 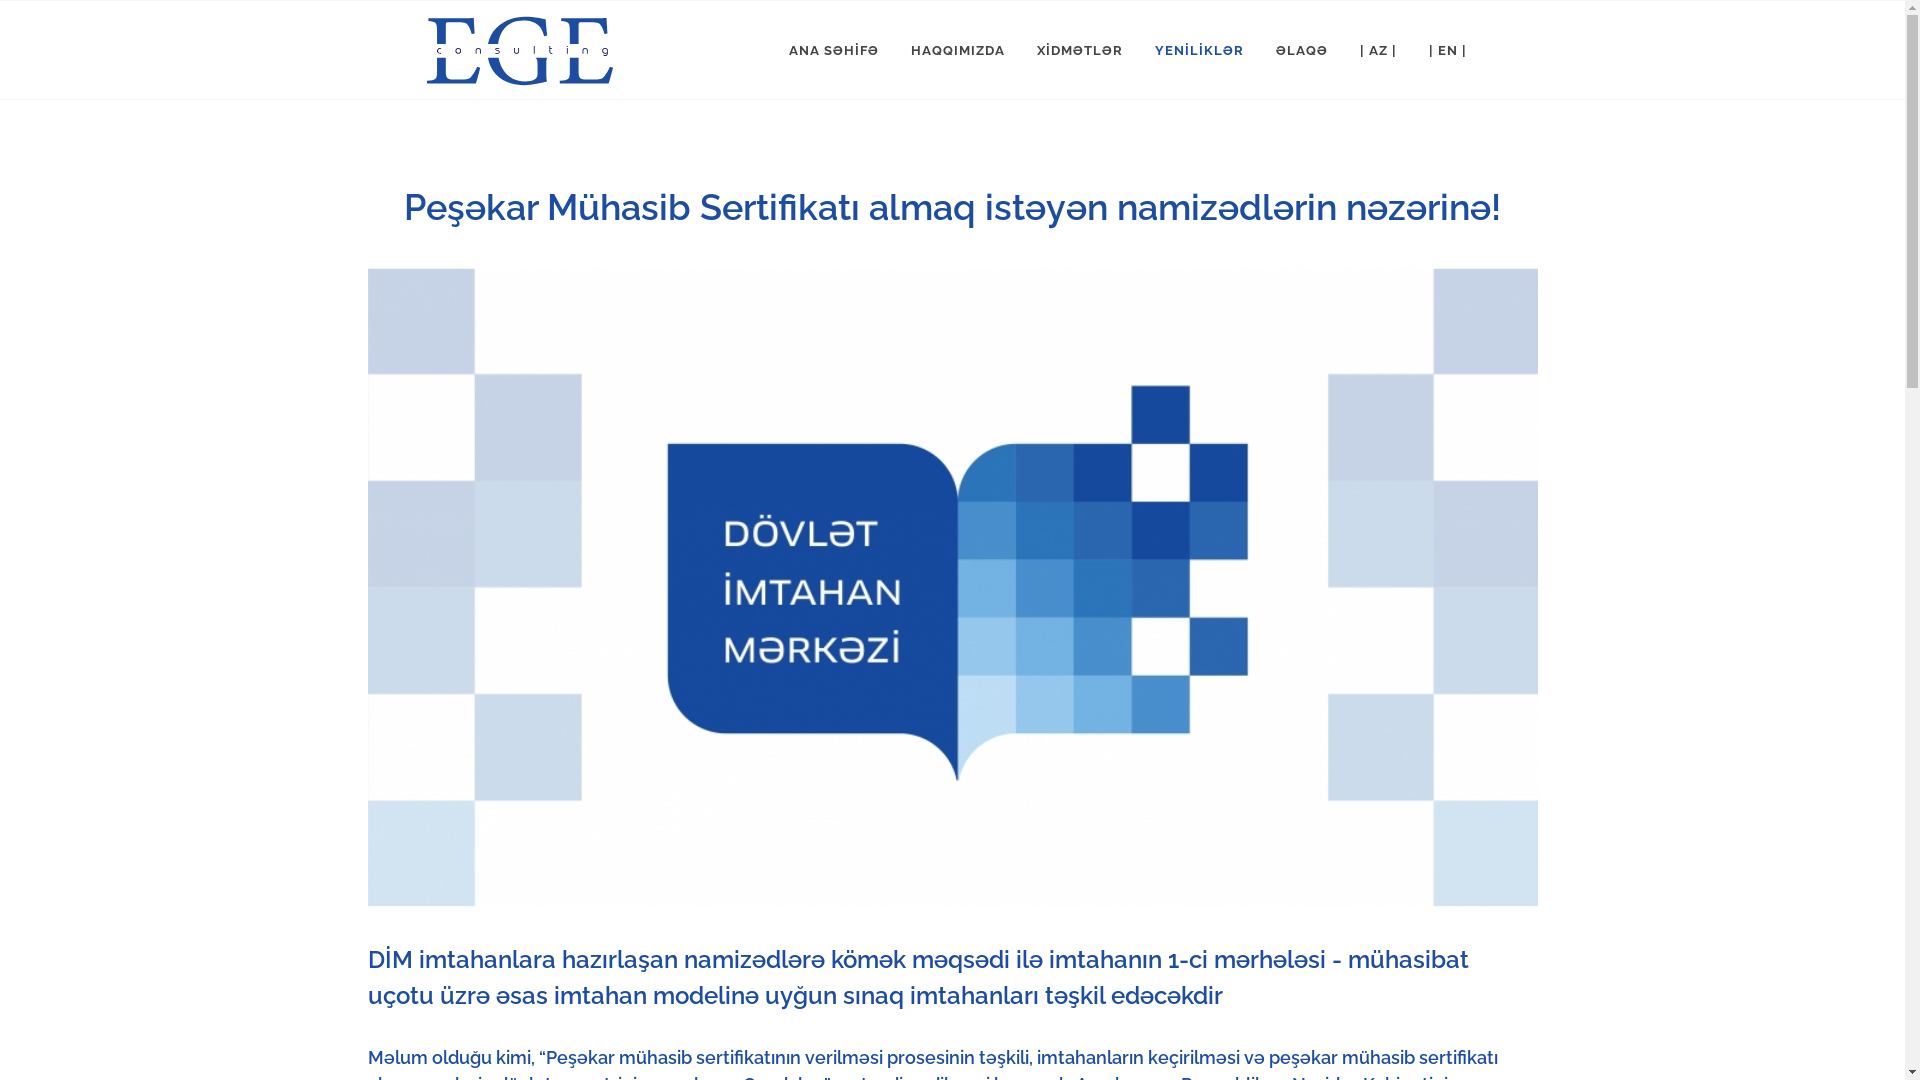 What do you see at coordinates (1448, 49) in the screenshot?
I see `'| EN |'` at bounding box center [1448, 49].